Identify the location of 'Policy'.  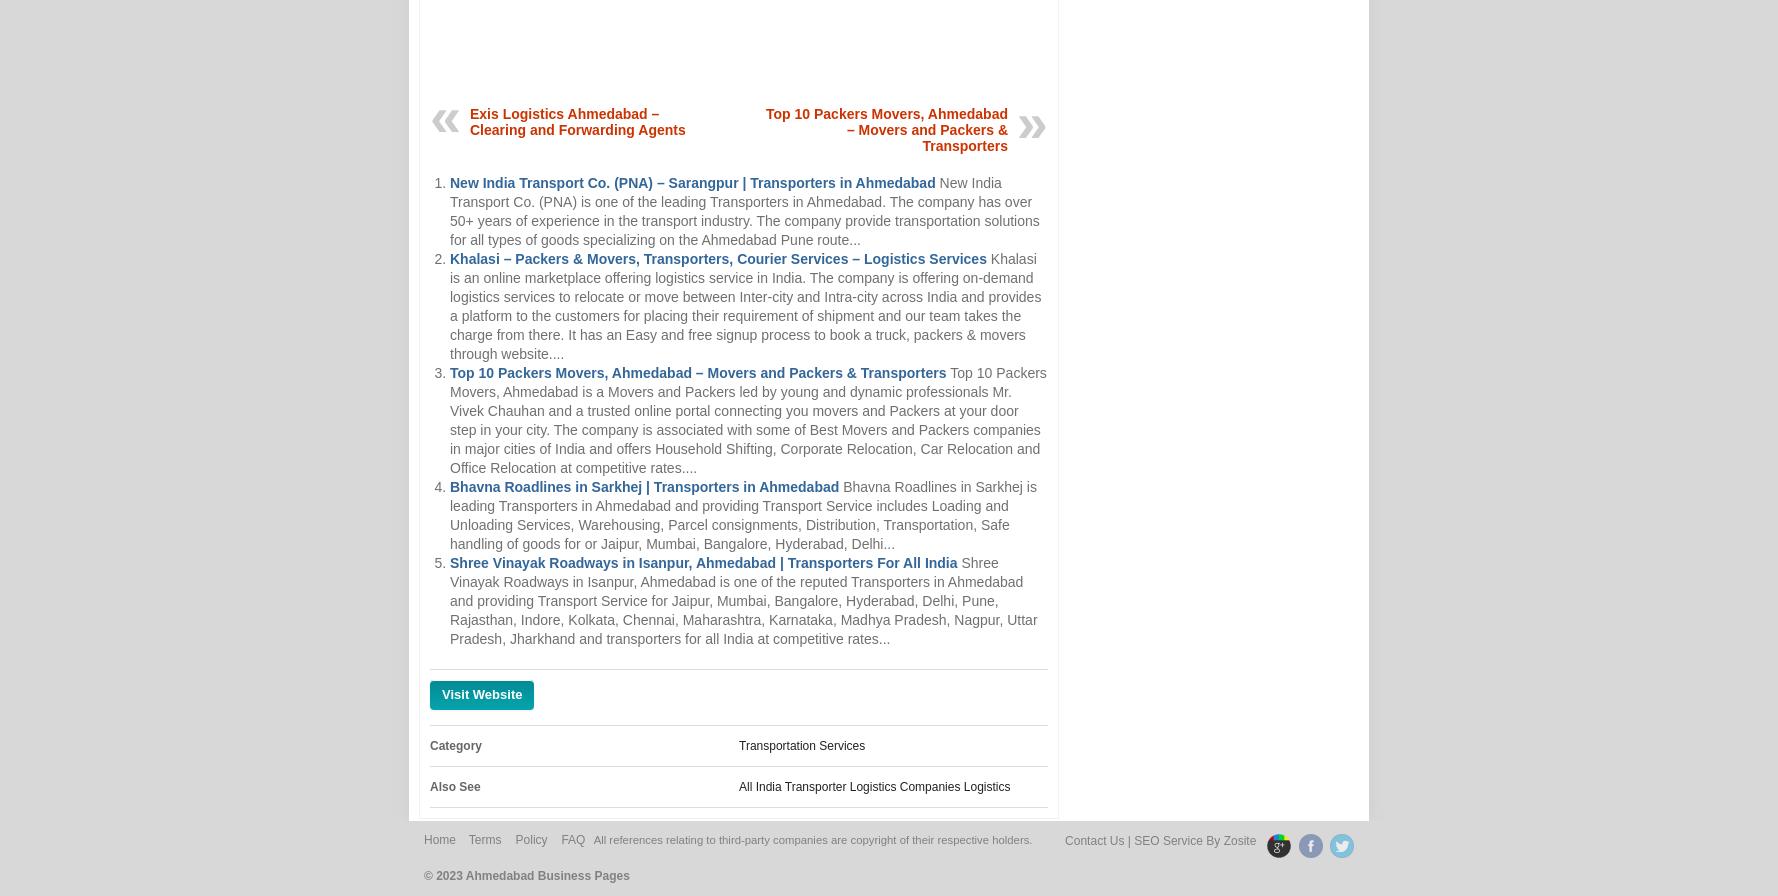
(531, 840).